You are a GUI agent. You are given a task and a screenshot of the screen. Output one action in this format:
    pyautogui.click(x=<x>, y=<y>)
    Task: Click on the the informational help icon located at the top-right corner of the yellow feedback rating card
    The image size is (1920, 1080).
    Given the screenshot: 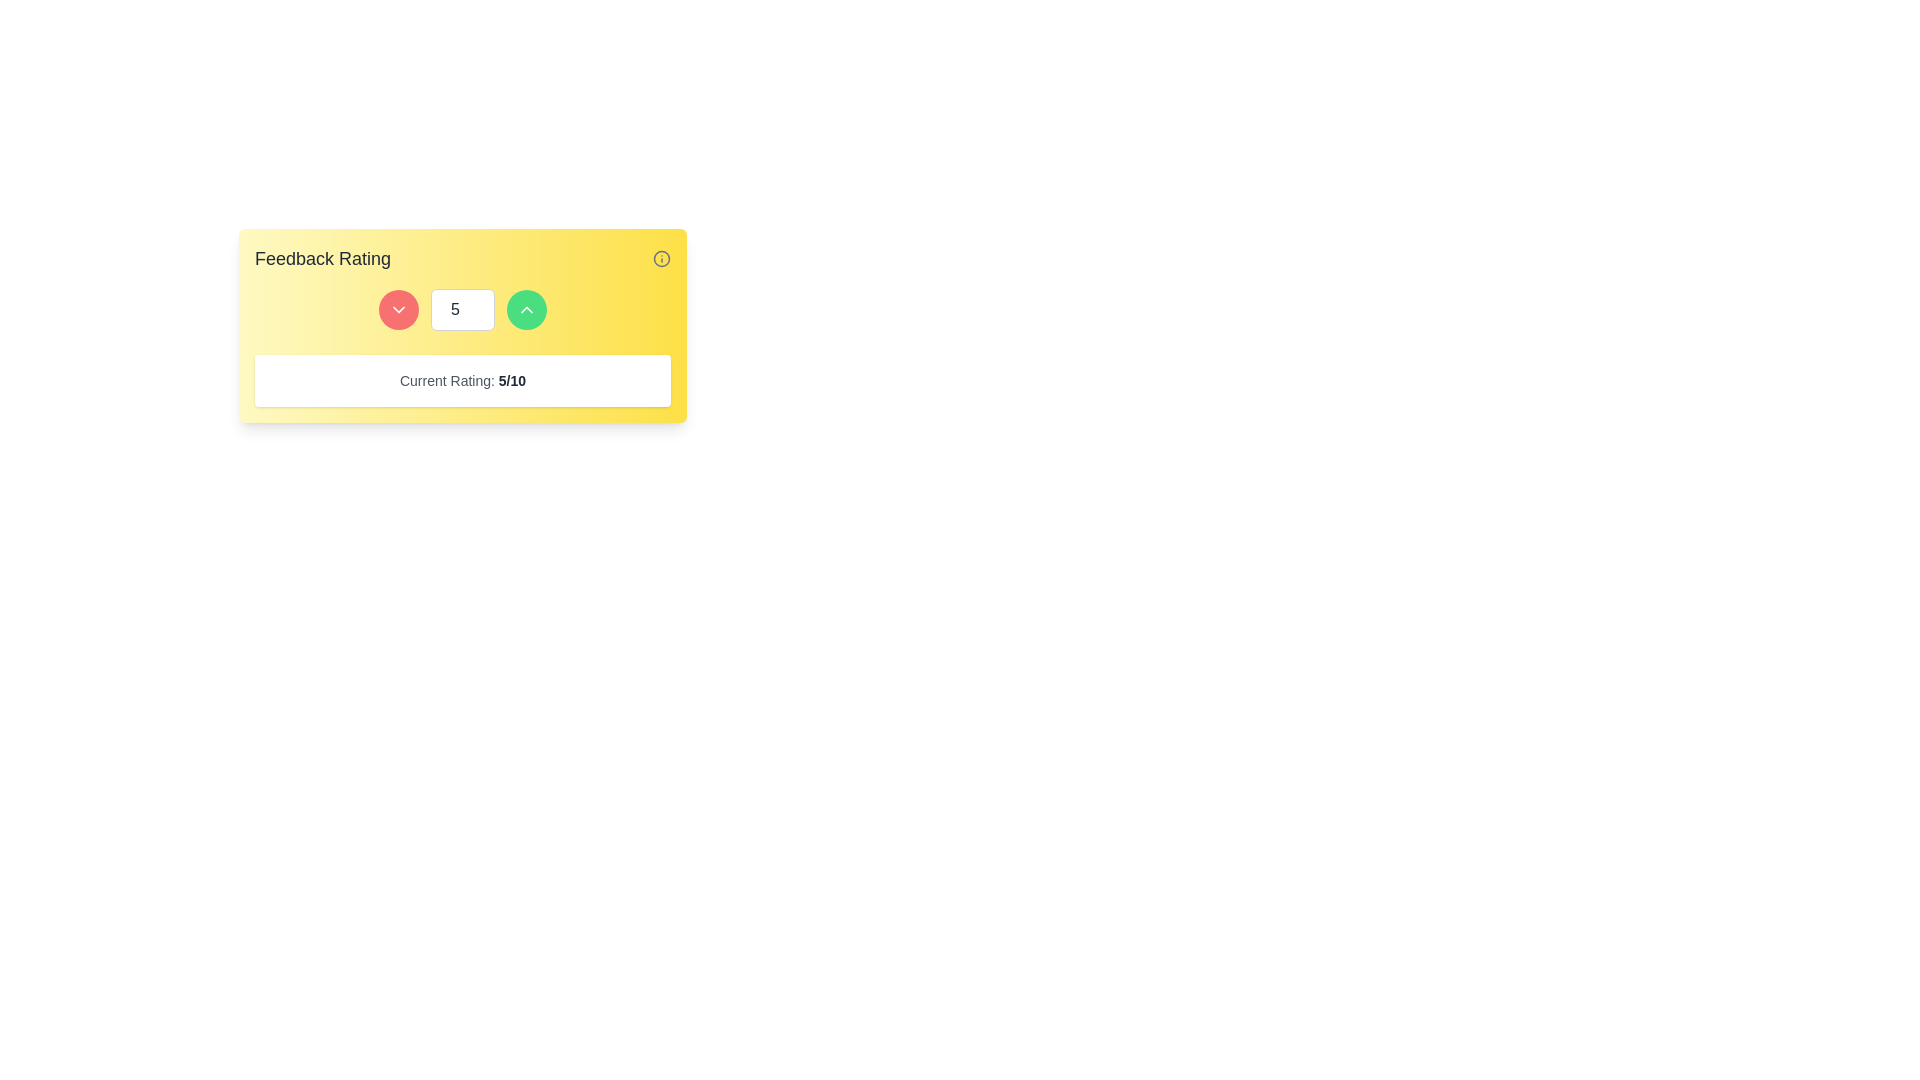 What is the action you would take?
    pyautogui.click(x=662, y=257)
    